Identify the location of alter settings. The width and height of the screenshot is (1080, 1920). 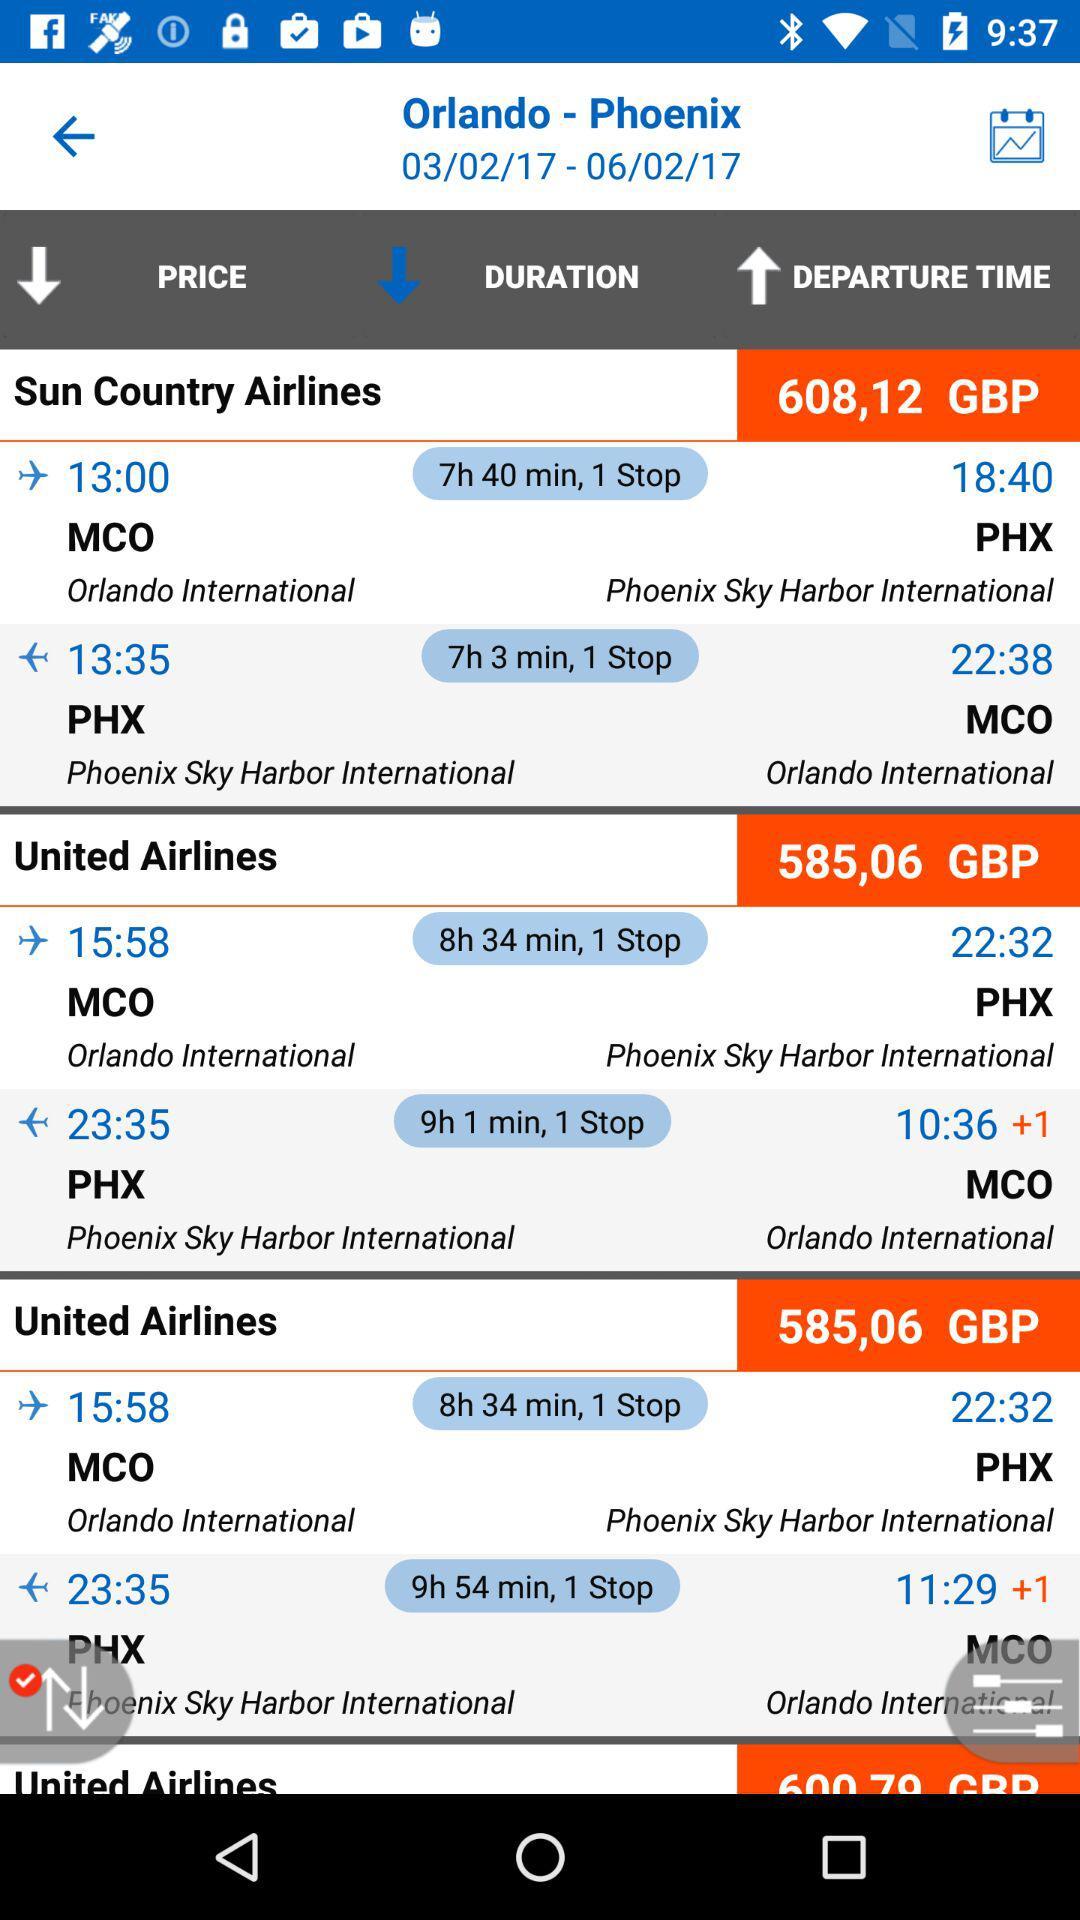
(1001, 1700).